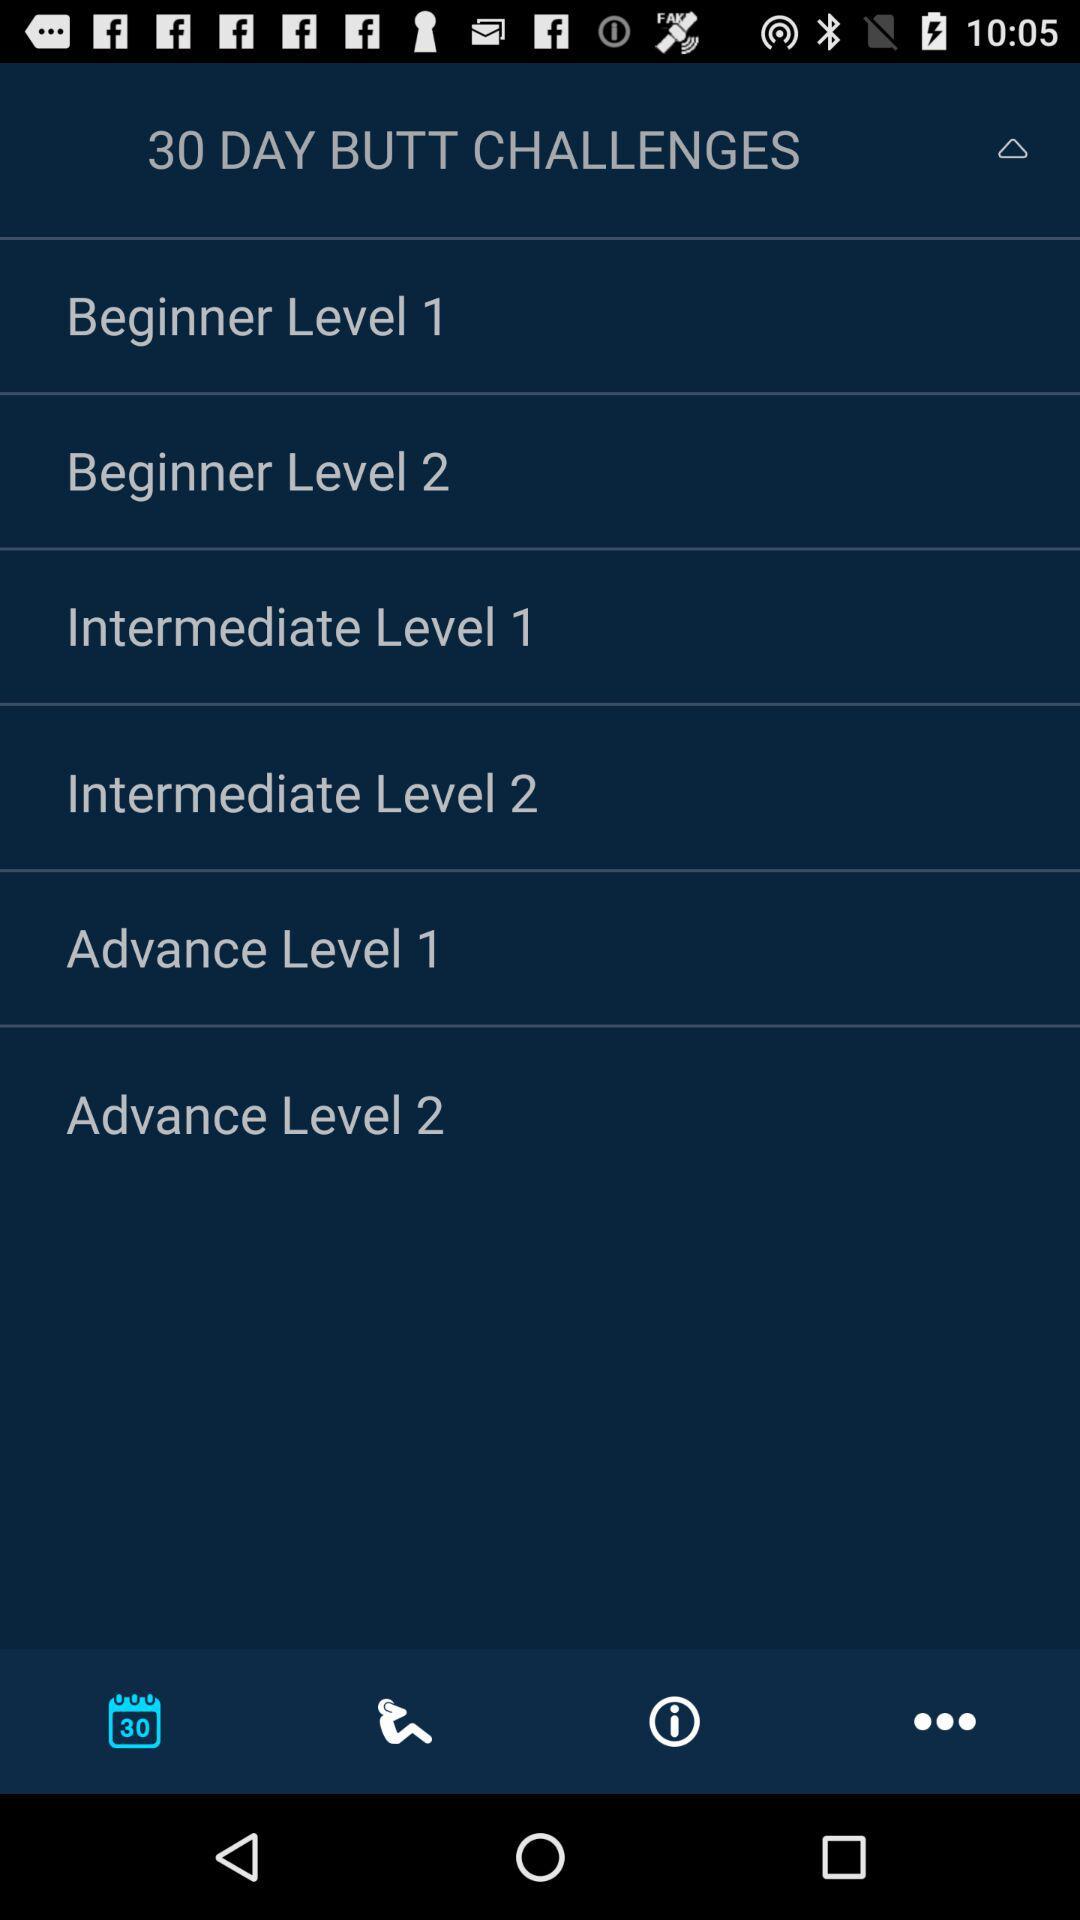 This screenshot has height=1920, width=1080. I want to click on the symbol which is to the right of 30 day butt challenges, so click(994, 147).